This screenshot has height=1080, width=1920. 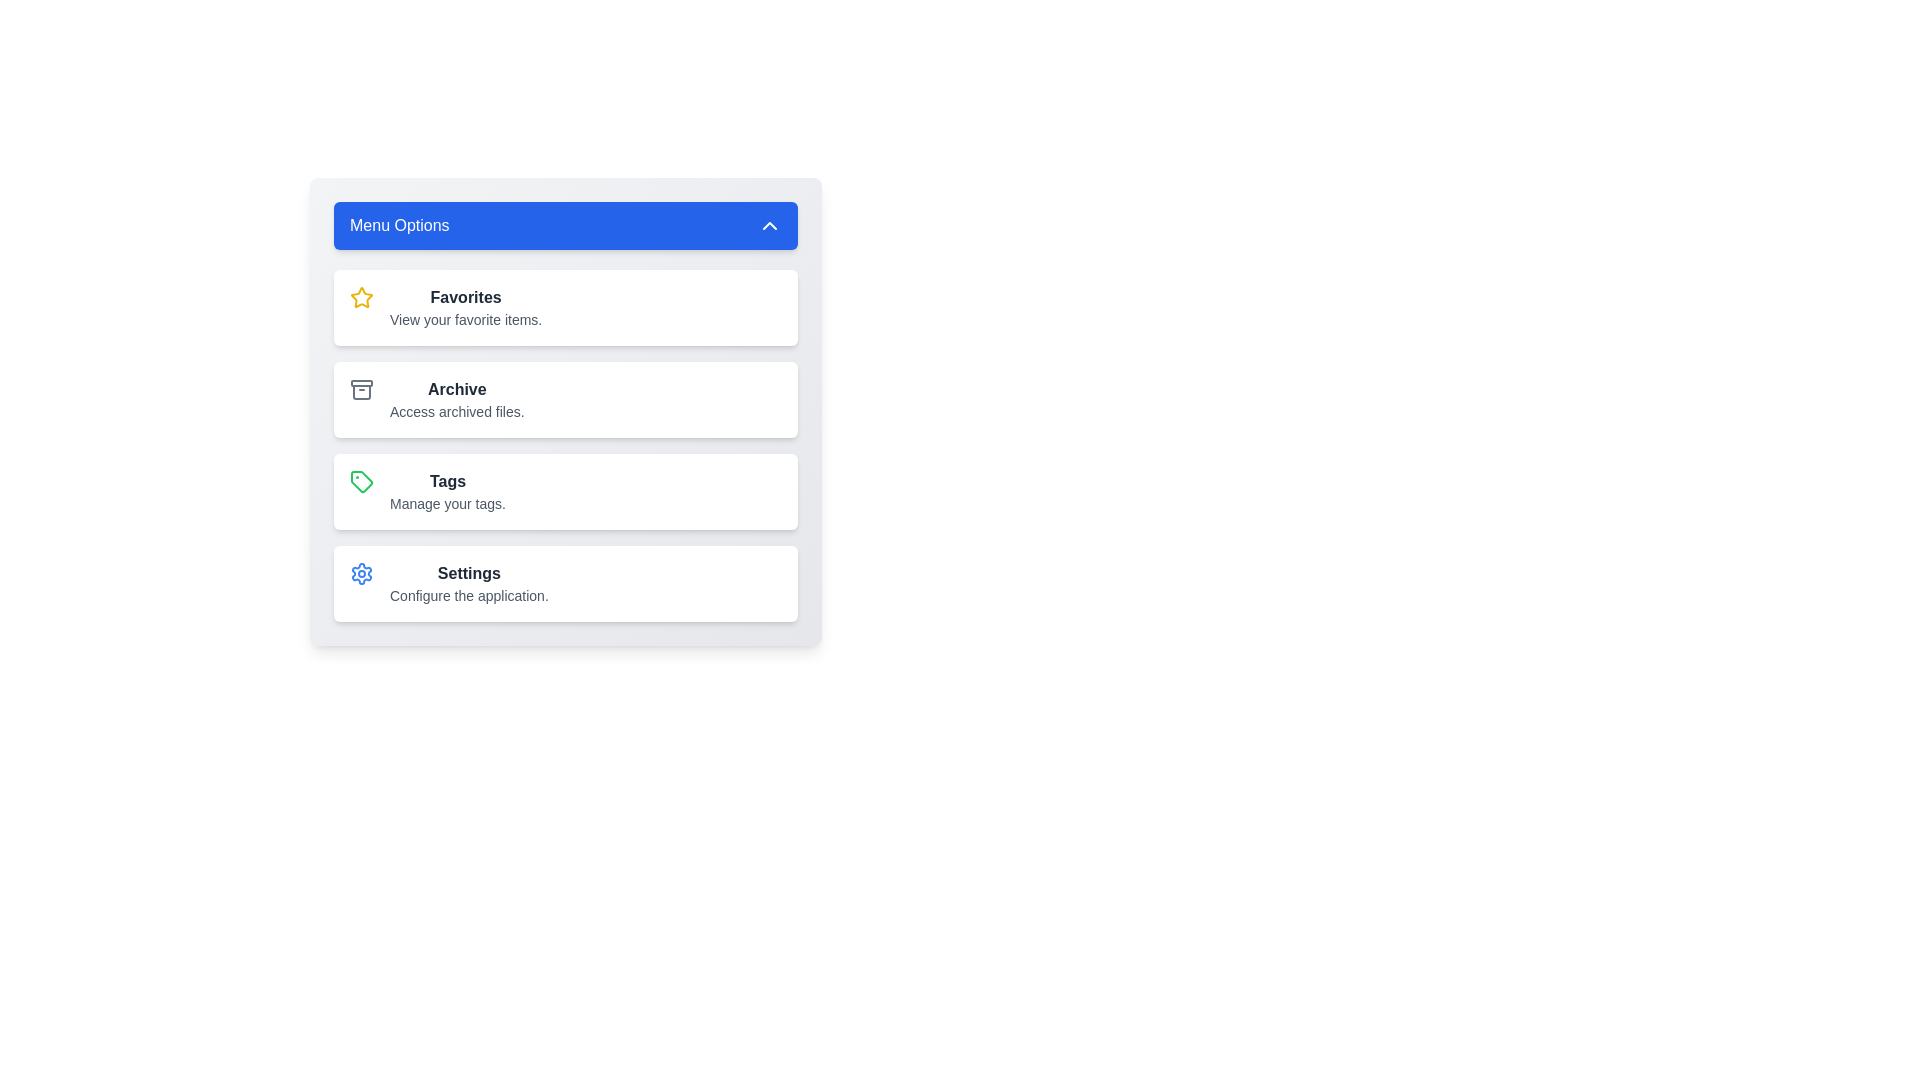 What do you see at coordinates (361, 574) in the screenshot?
I see `the settings icon located to the left of the 'Settings' text in the bottom-most section of the vertical menu` at bounding box center [361, 574].